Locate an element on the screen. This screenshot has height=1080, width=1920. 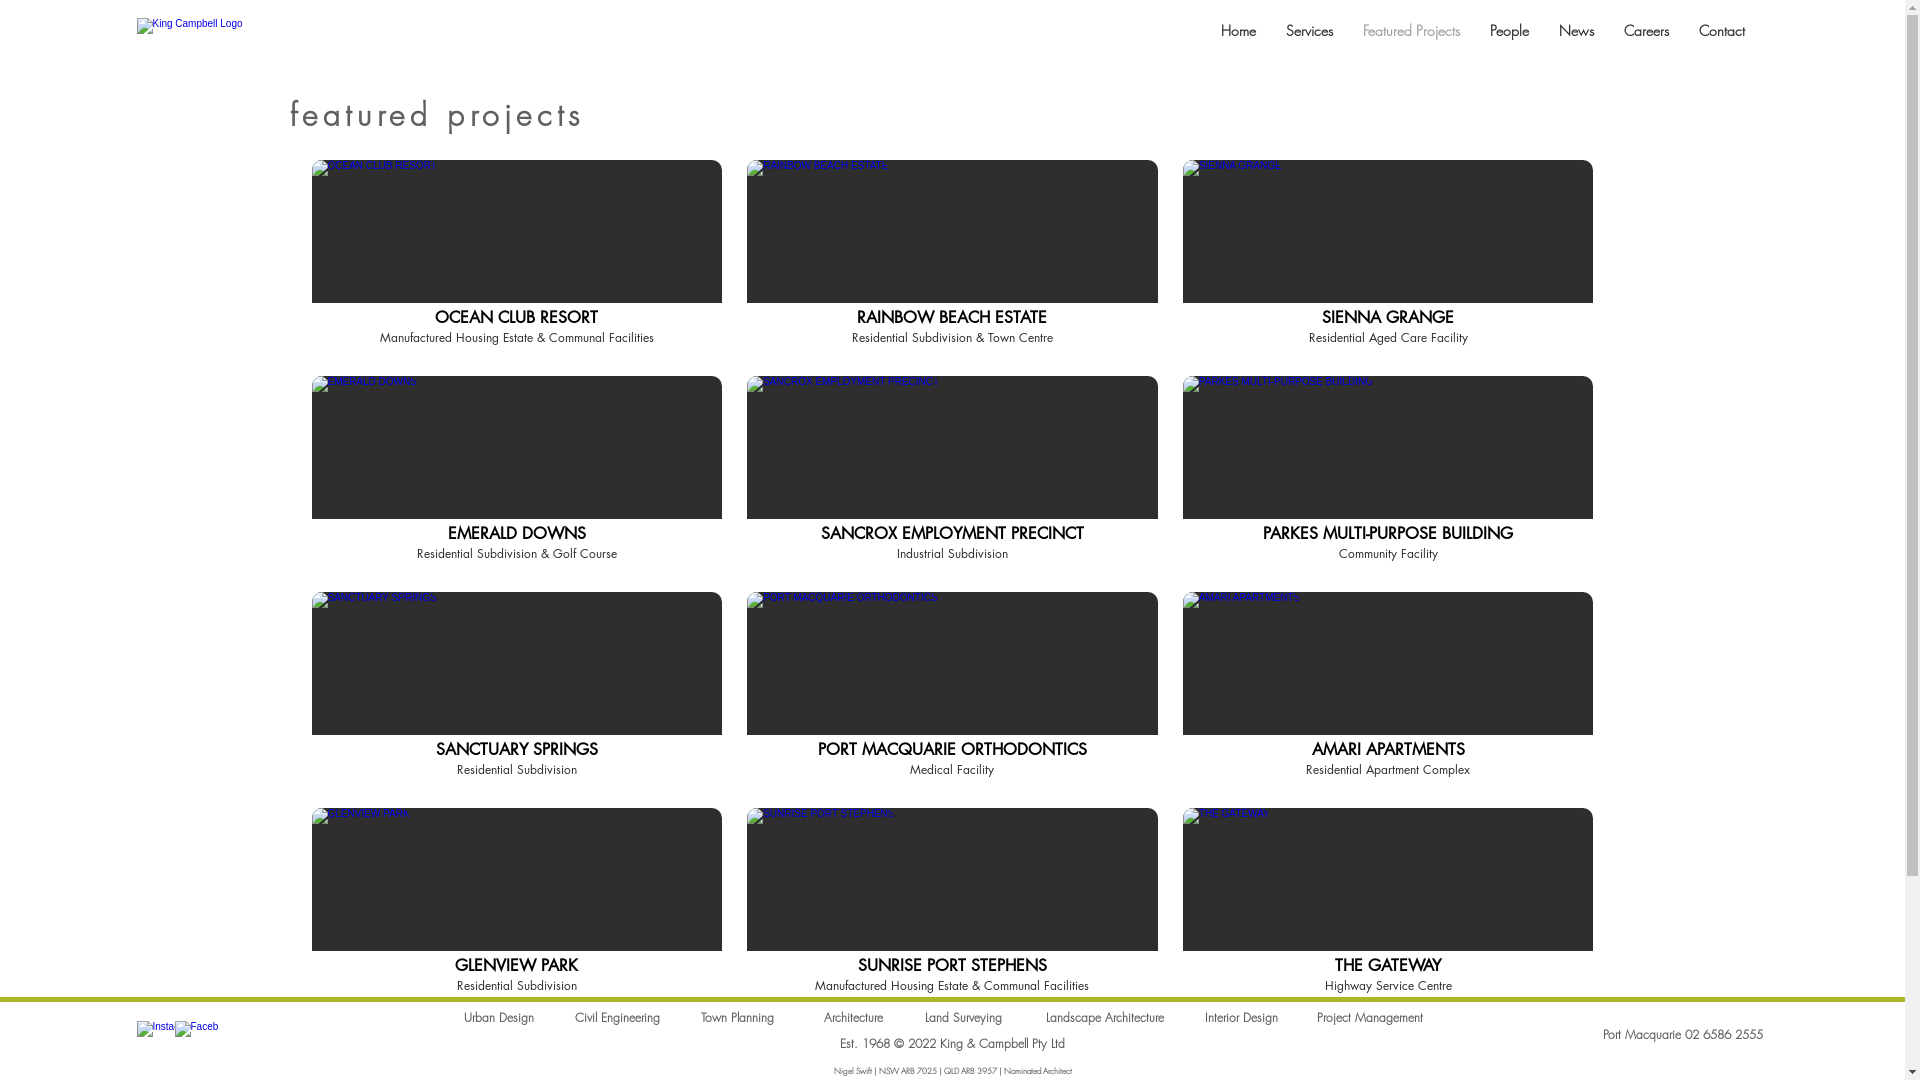
'Land Surveying' is located at coordinates (962, 1017).